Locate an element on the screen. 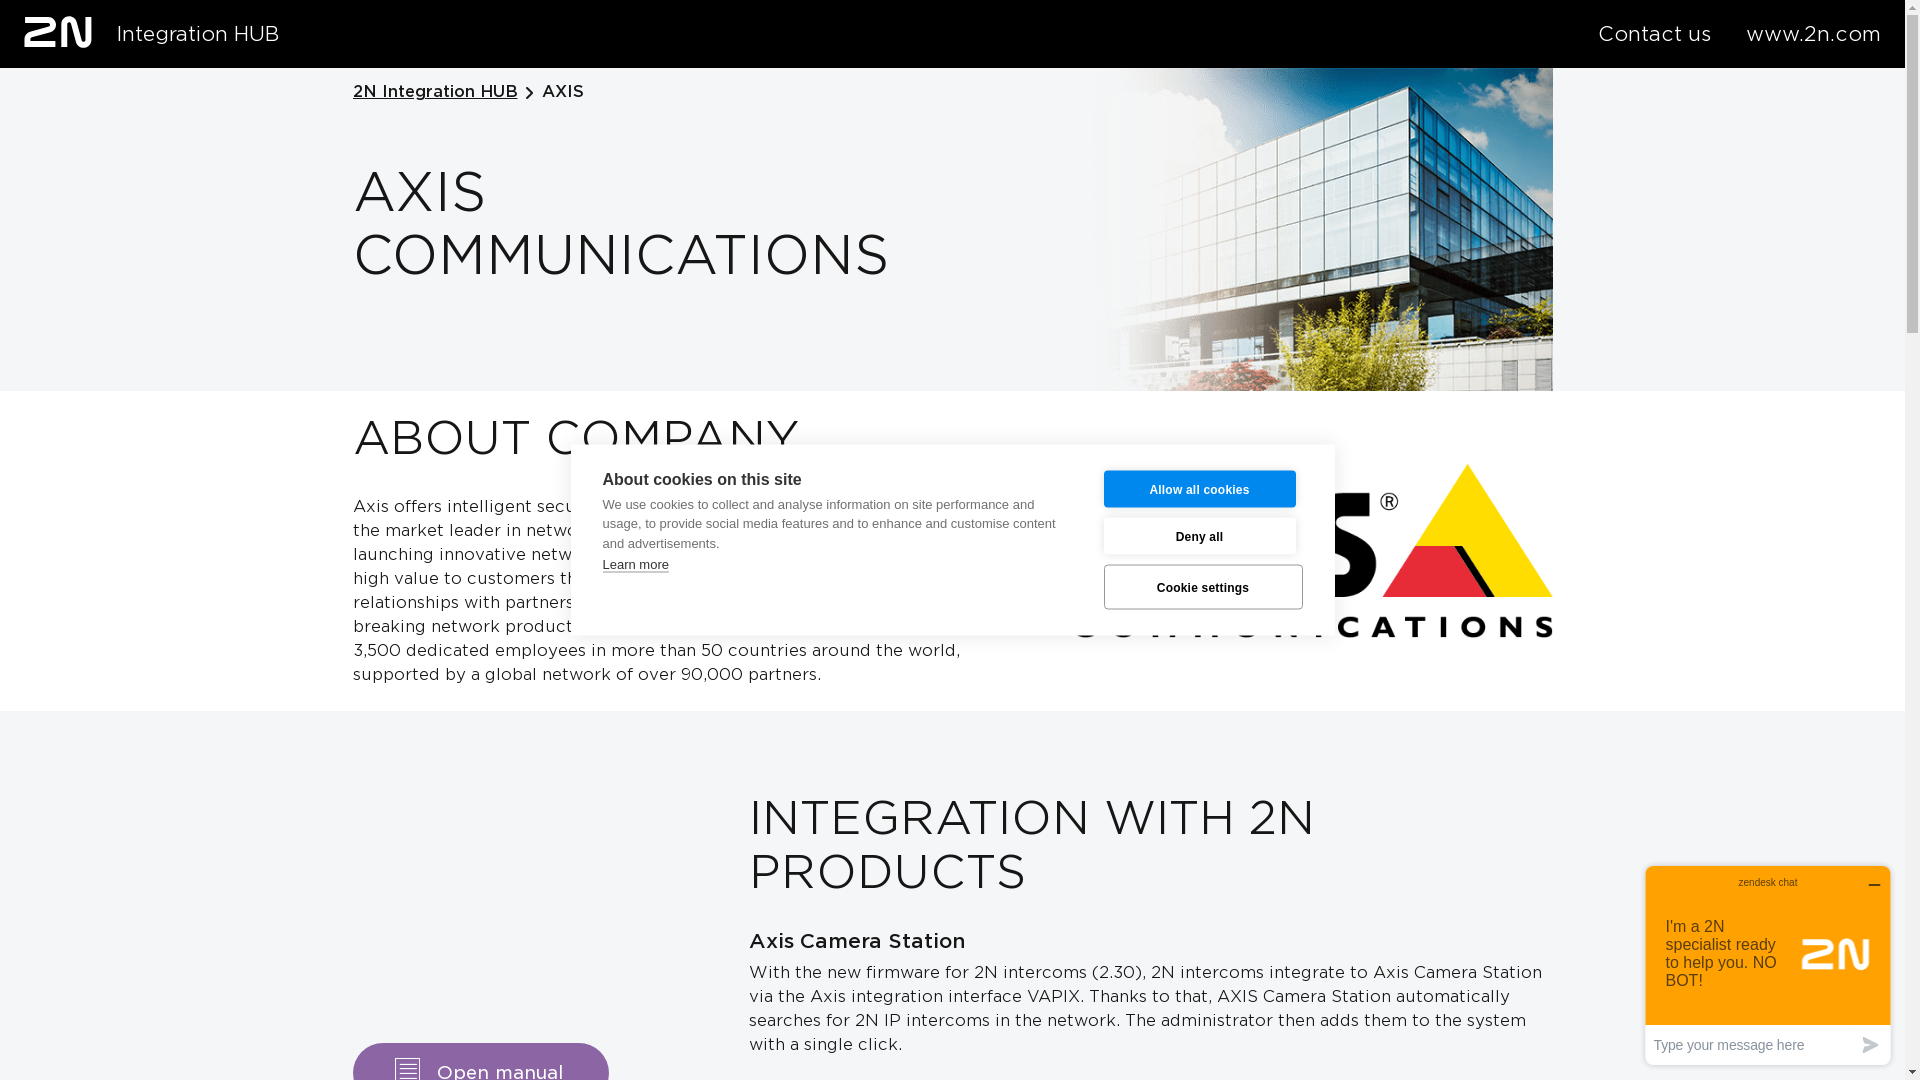  '2N' is located at coordinates (57, 31).